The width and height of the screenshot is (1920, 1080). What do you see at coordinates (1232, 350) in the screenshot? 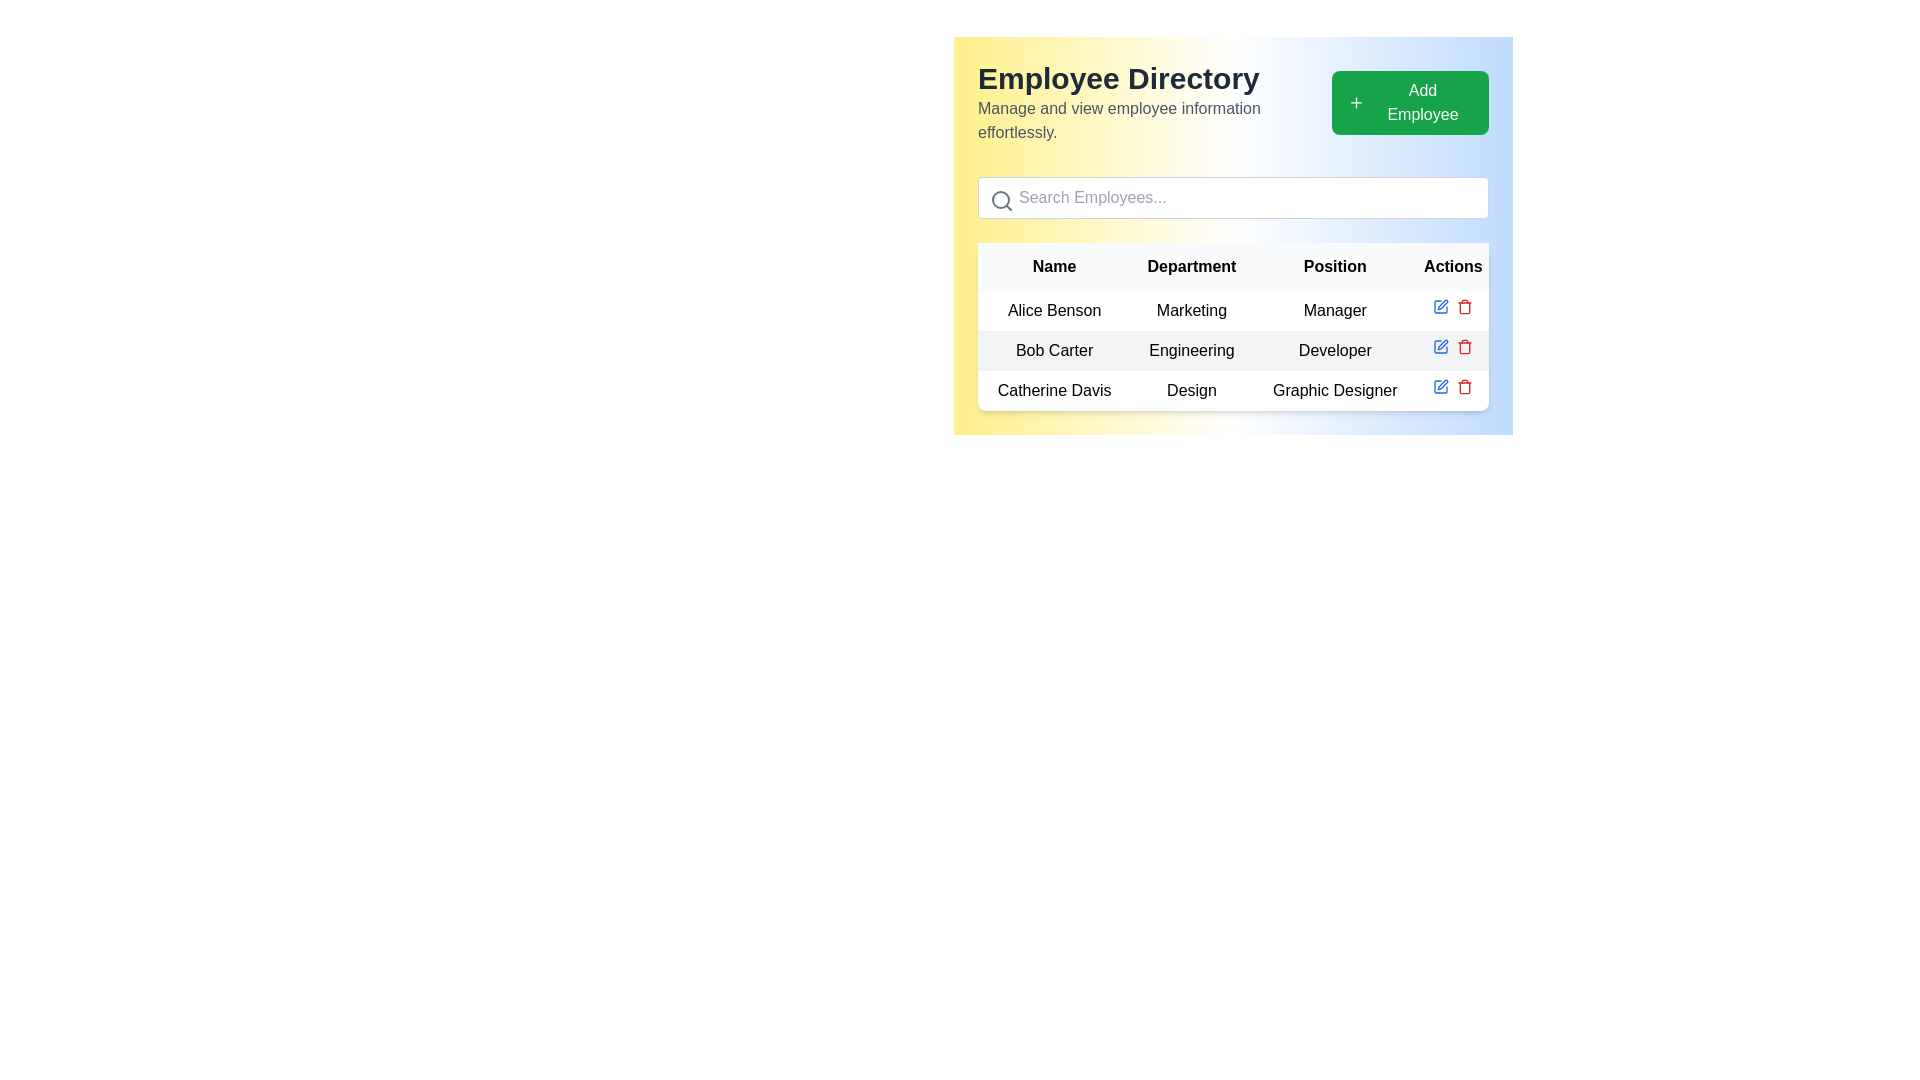
I see `the second data row` at bounding box center [1232, 350].